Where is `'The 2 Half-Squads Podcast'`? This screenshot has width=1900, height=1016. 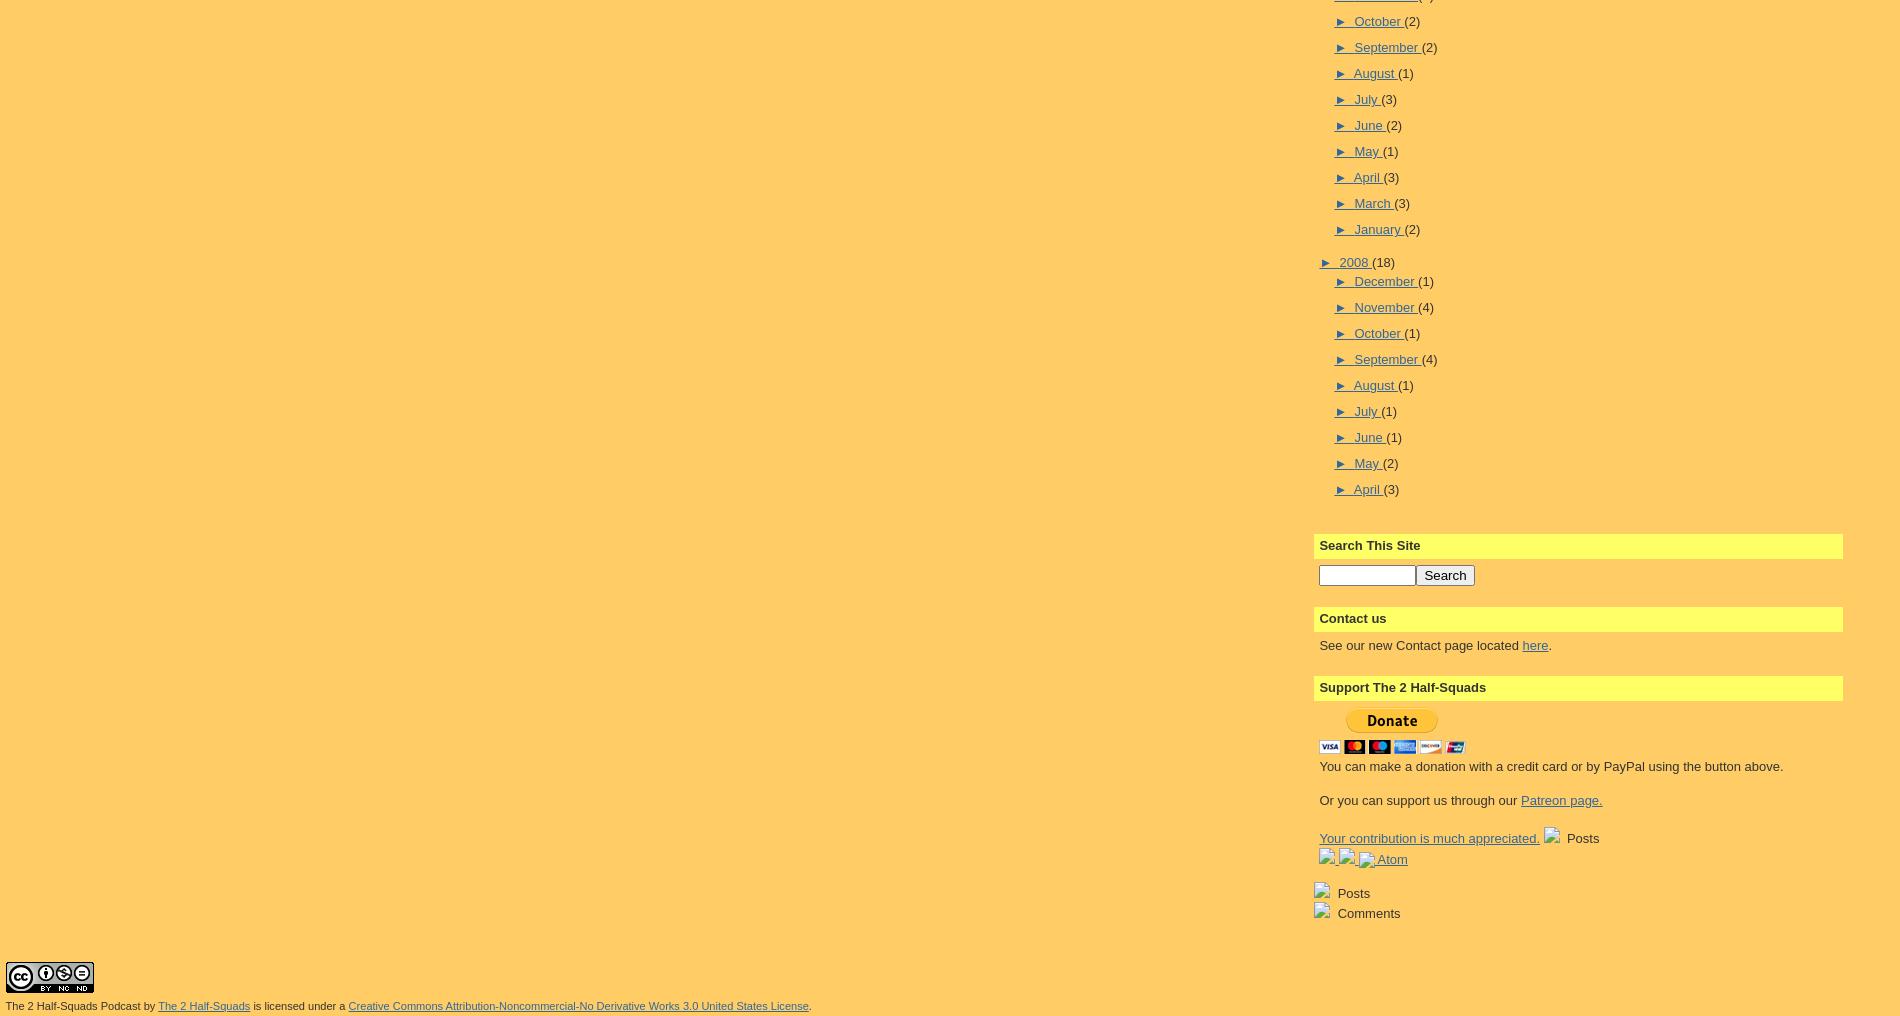 'The 2 Half-Squads Podcast' is located at coordinates (72, 1005).